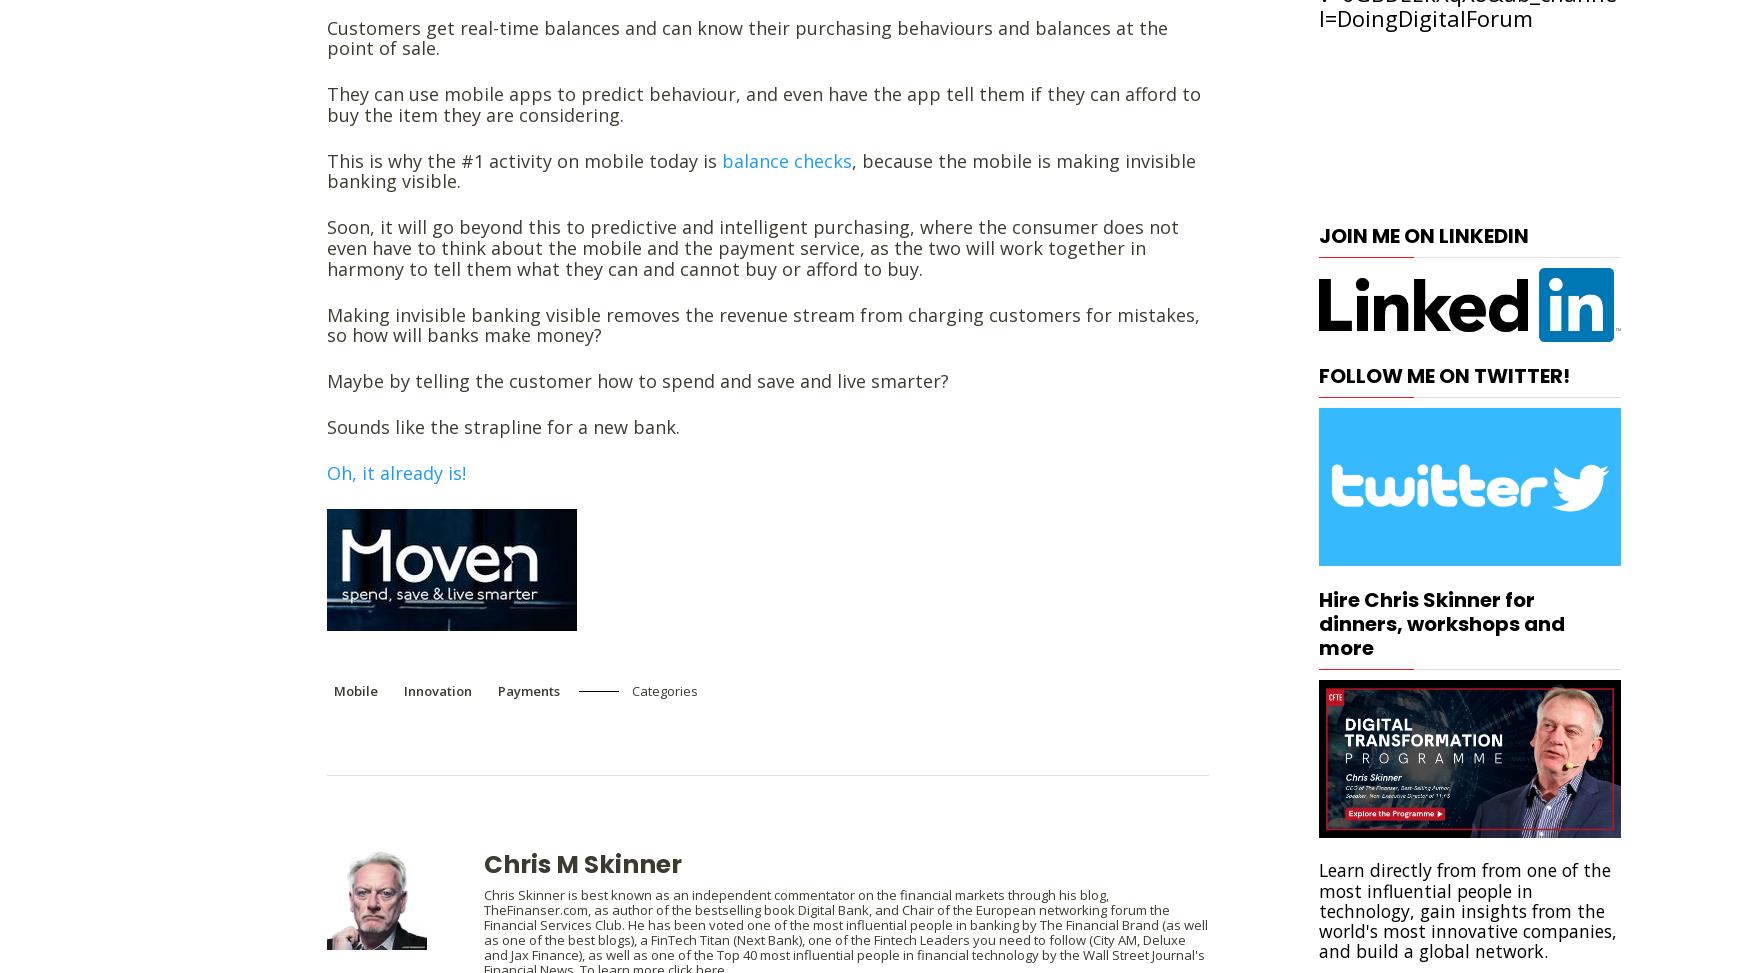 This screenshot has width=1750, height=973. What do you see at coordinates (763, 103) in the screenshot?
I see `'They can use mobile apps to predict behaviour, and even have the app tell them if they can afford to buy the item they are considering.'` at bounding box center [763, 103].